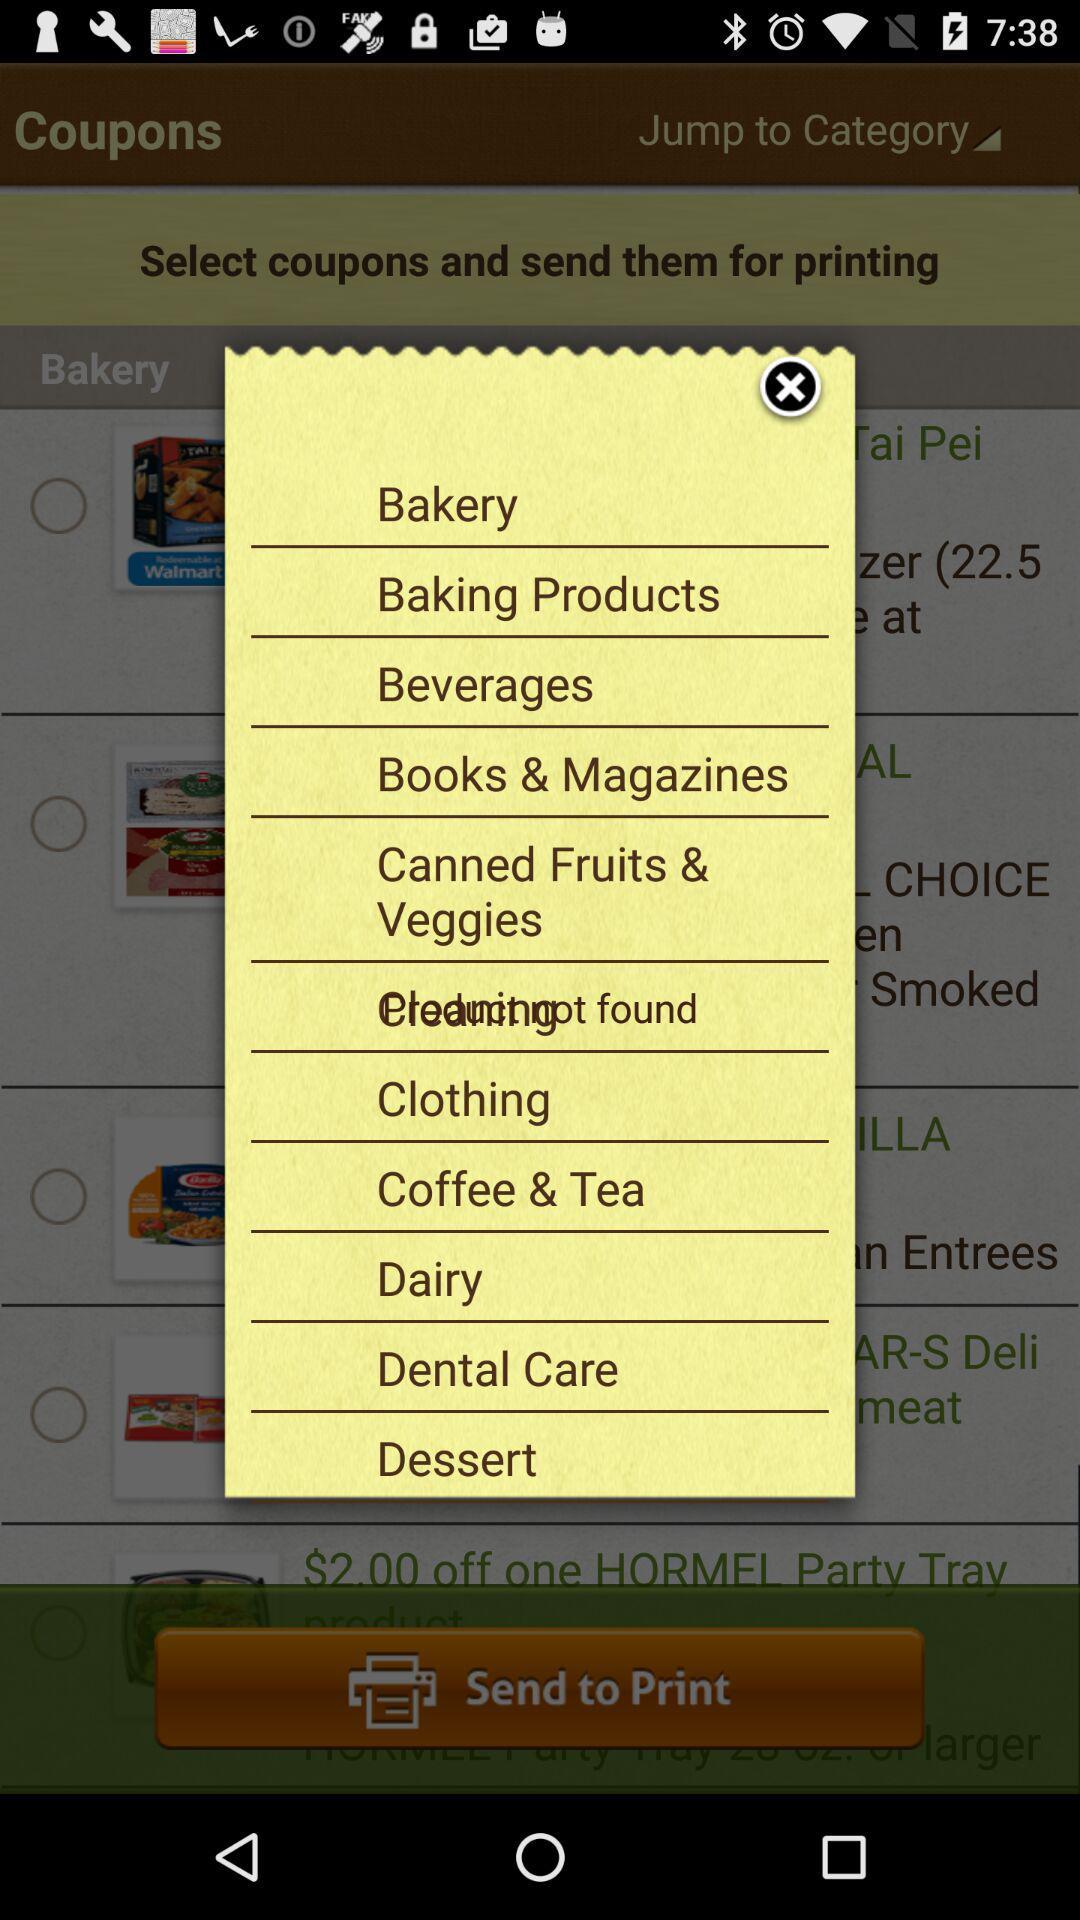  I want to click on app above the coffee & tea item, so click(594, 1096).